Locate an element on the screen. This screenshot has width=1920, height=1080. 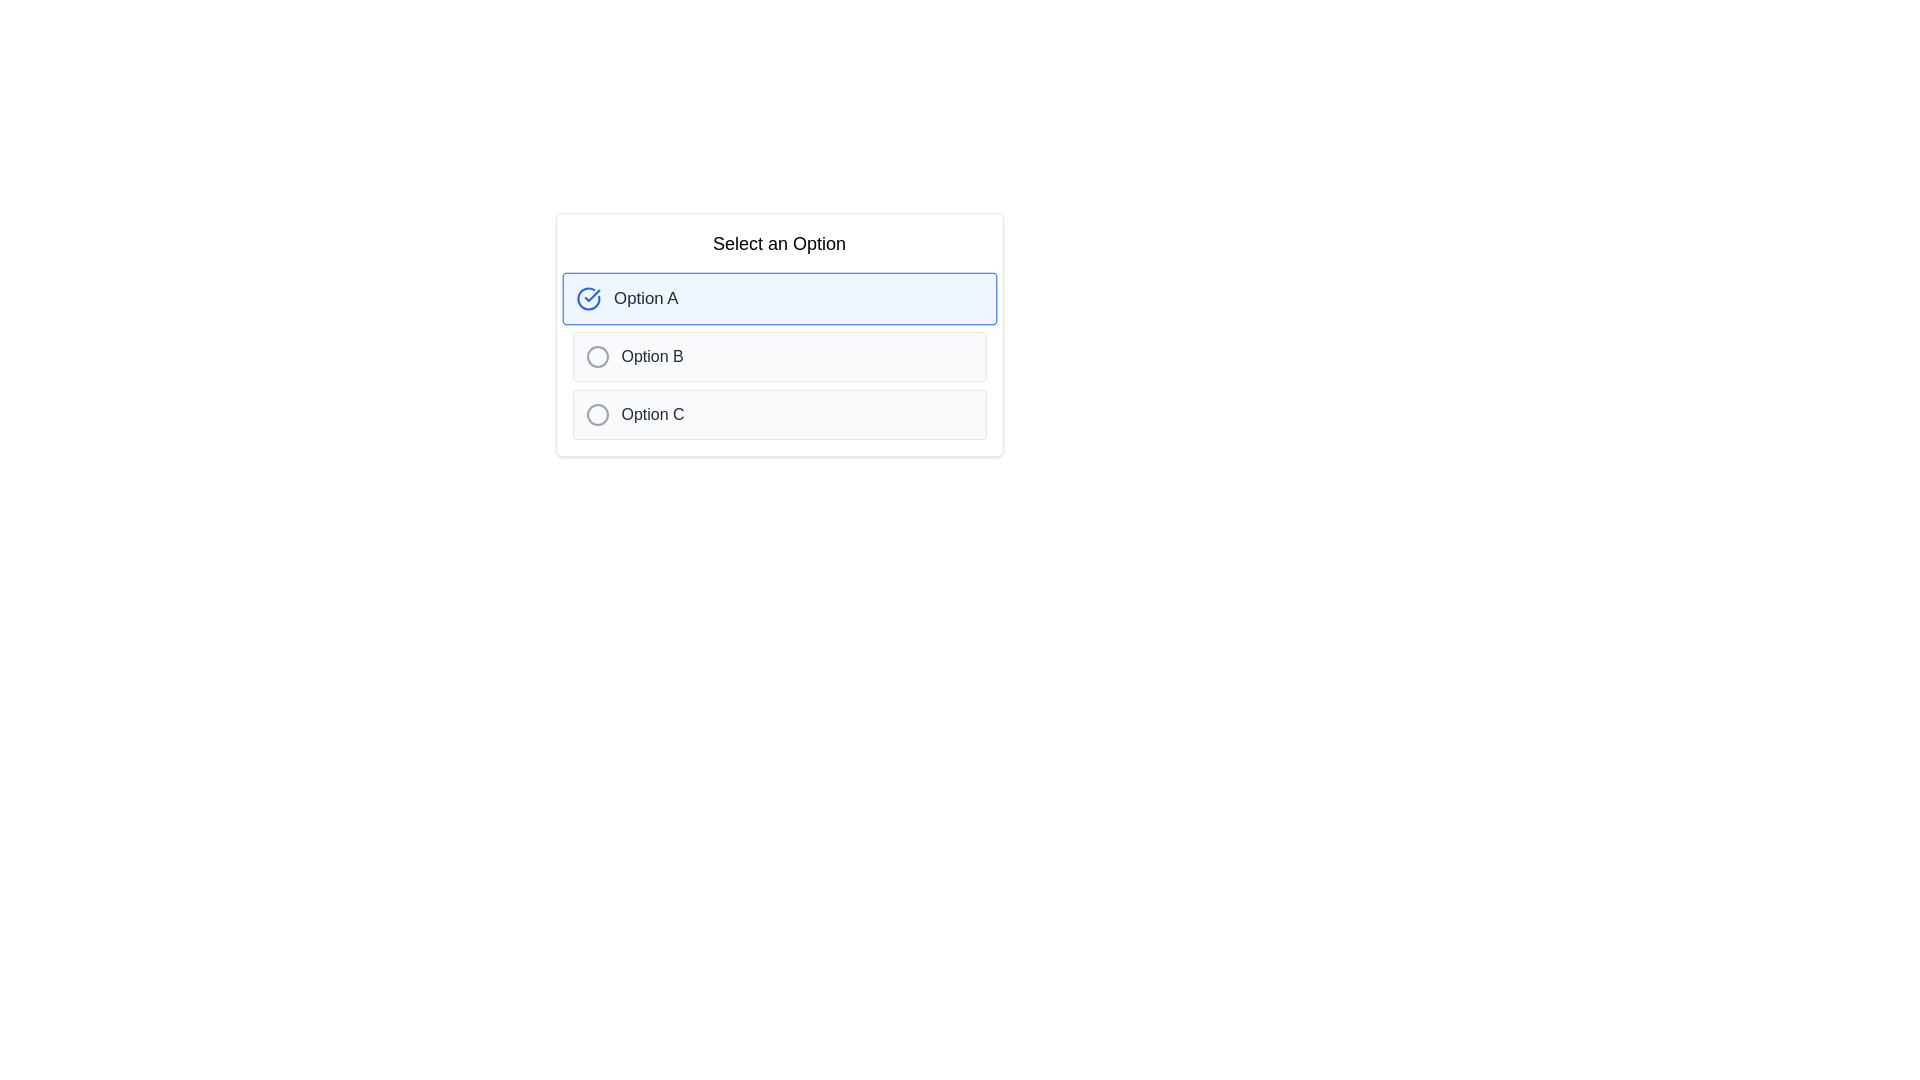
the unfilled circular radio button marker located to the left of the 'Option B' label is located at coordinates (596, 356).